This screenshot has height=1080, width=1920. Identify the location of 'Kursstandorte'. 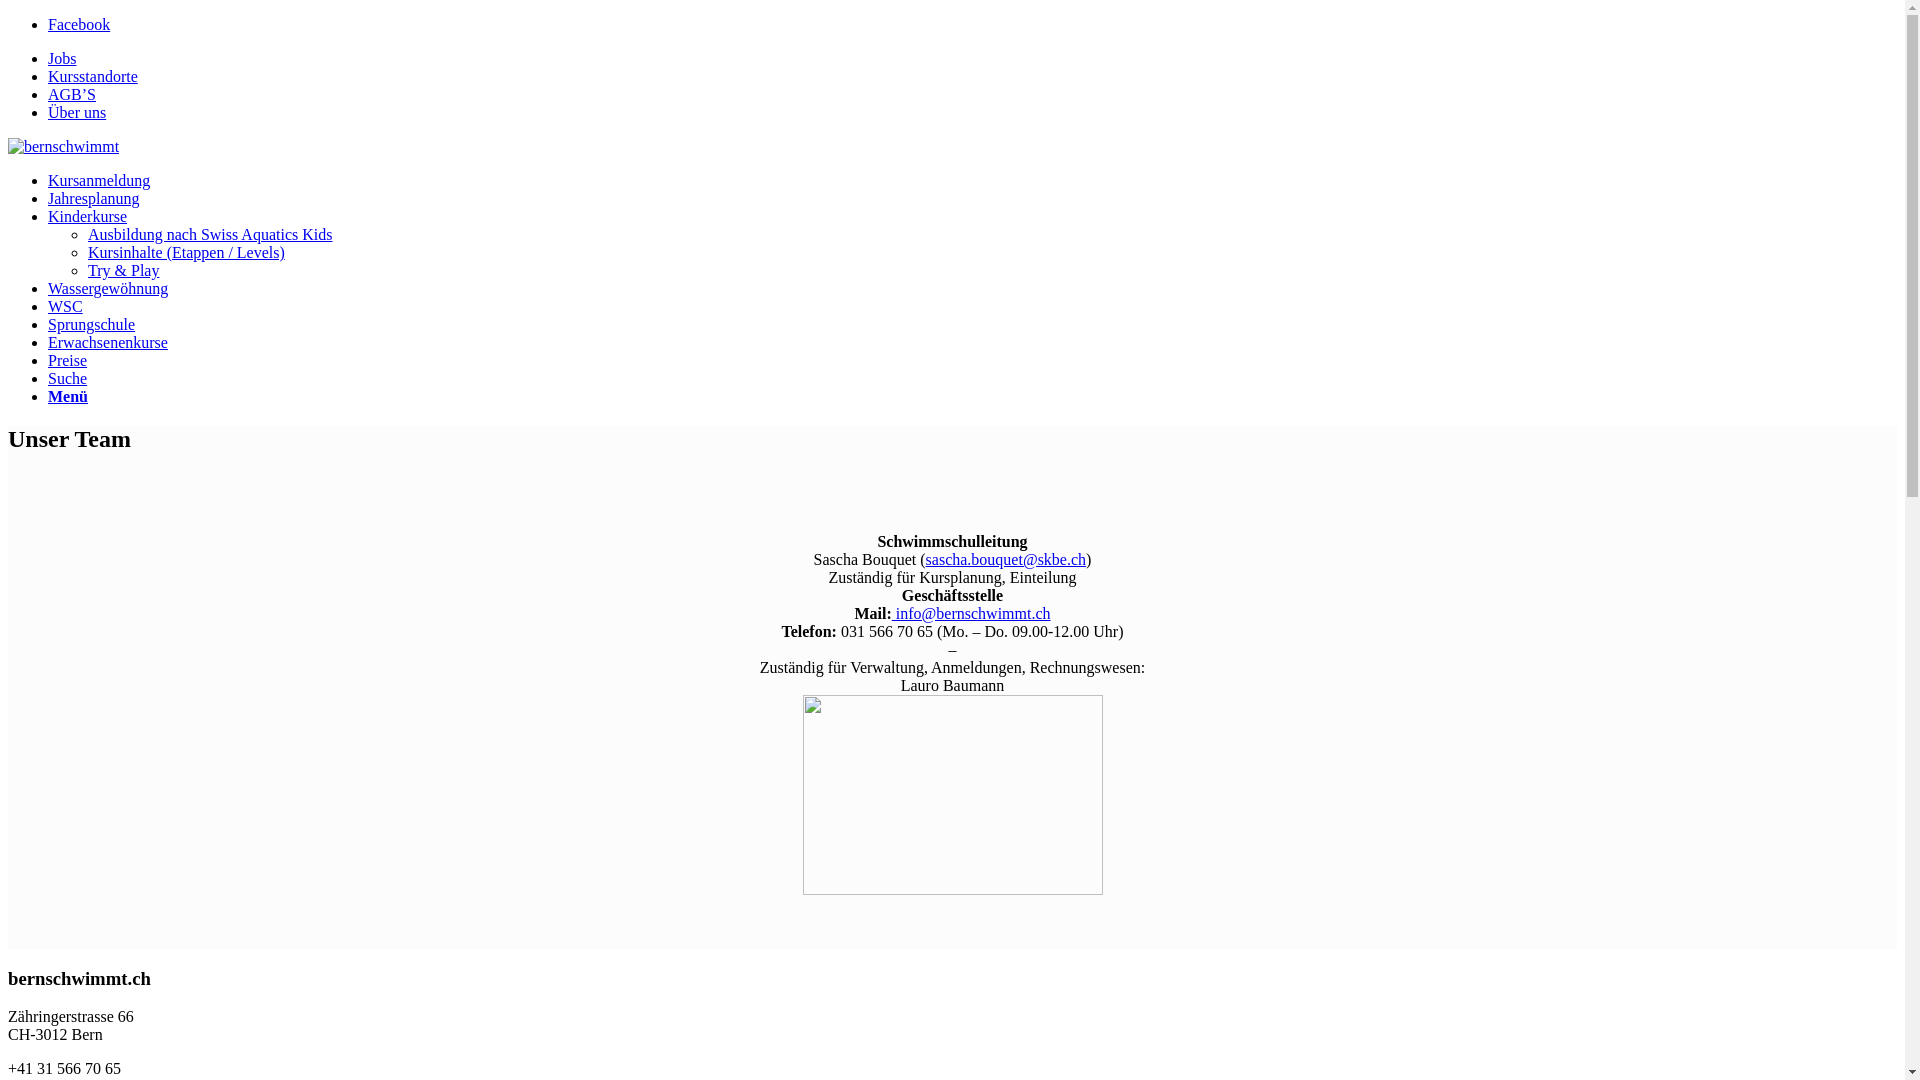
(91, 75).